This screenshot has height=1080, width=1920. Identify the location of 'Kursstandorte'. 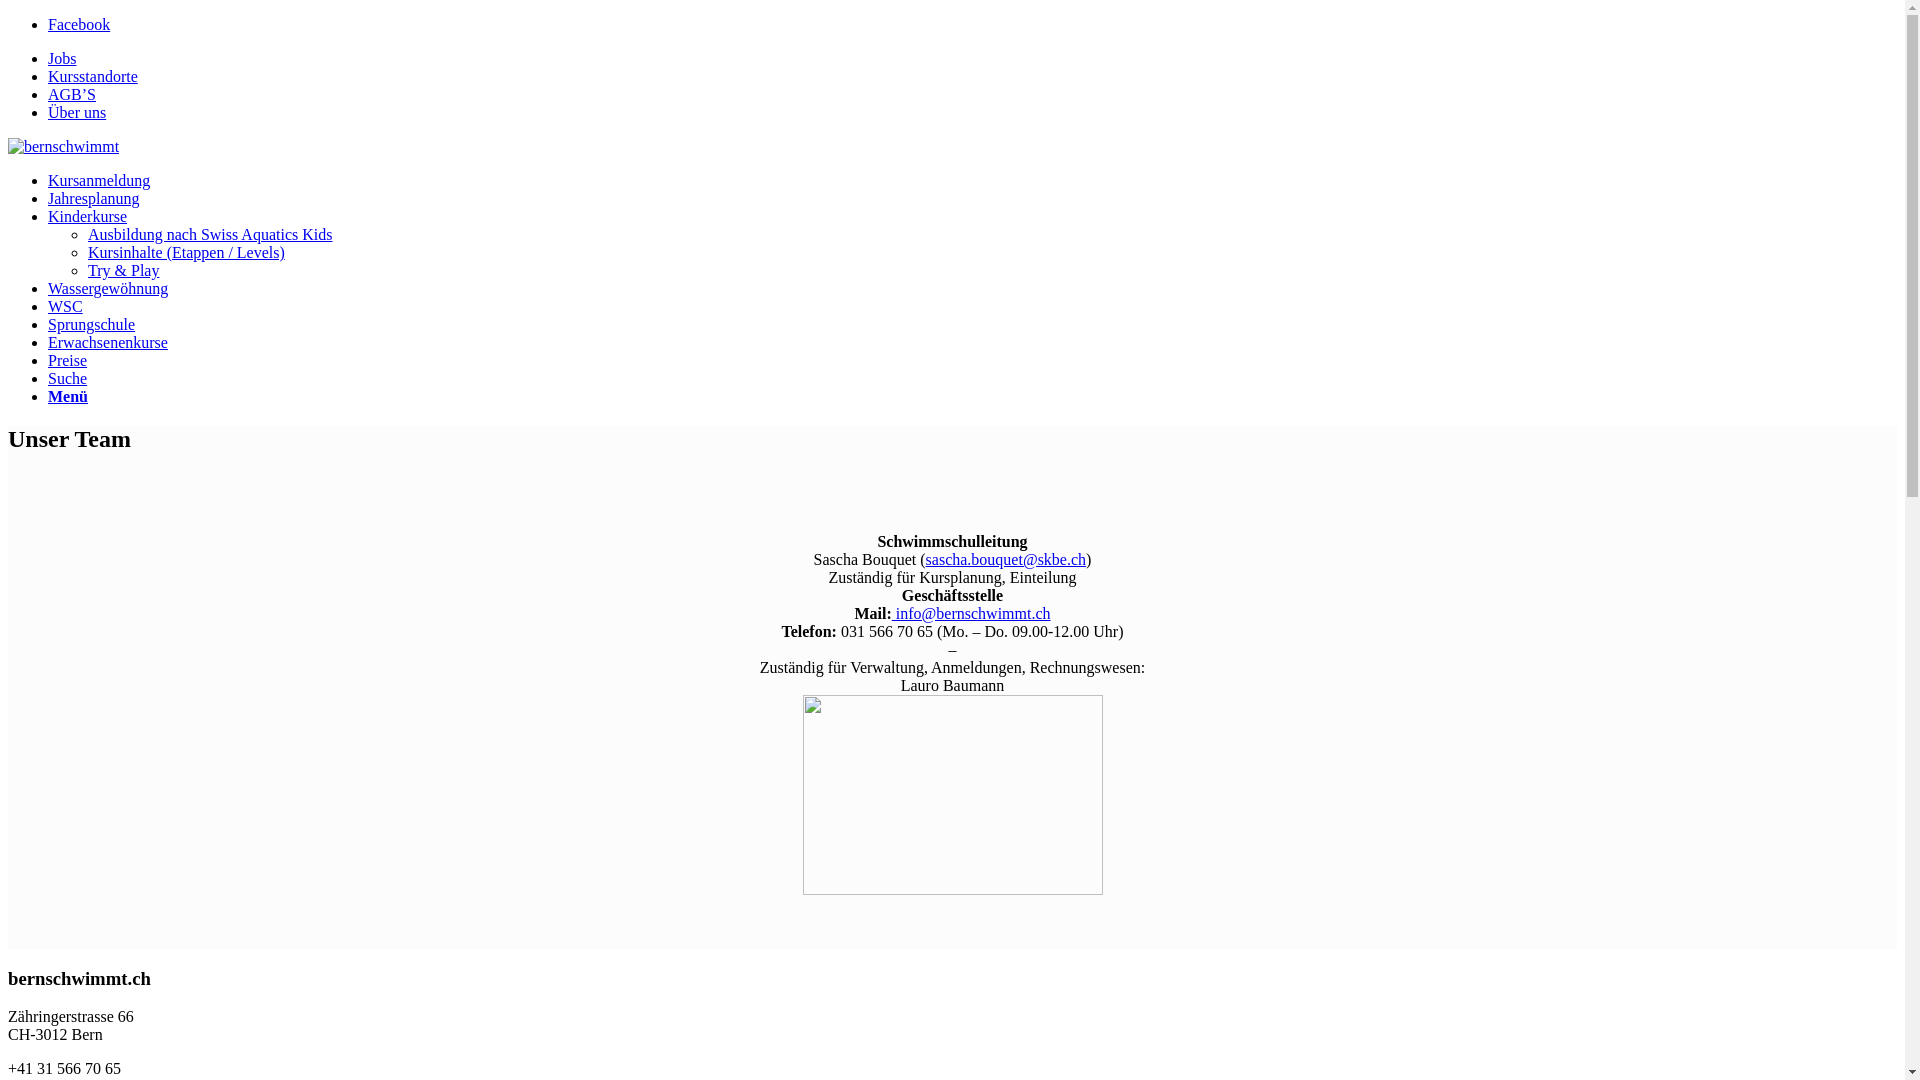
(91, 75).